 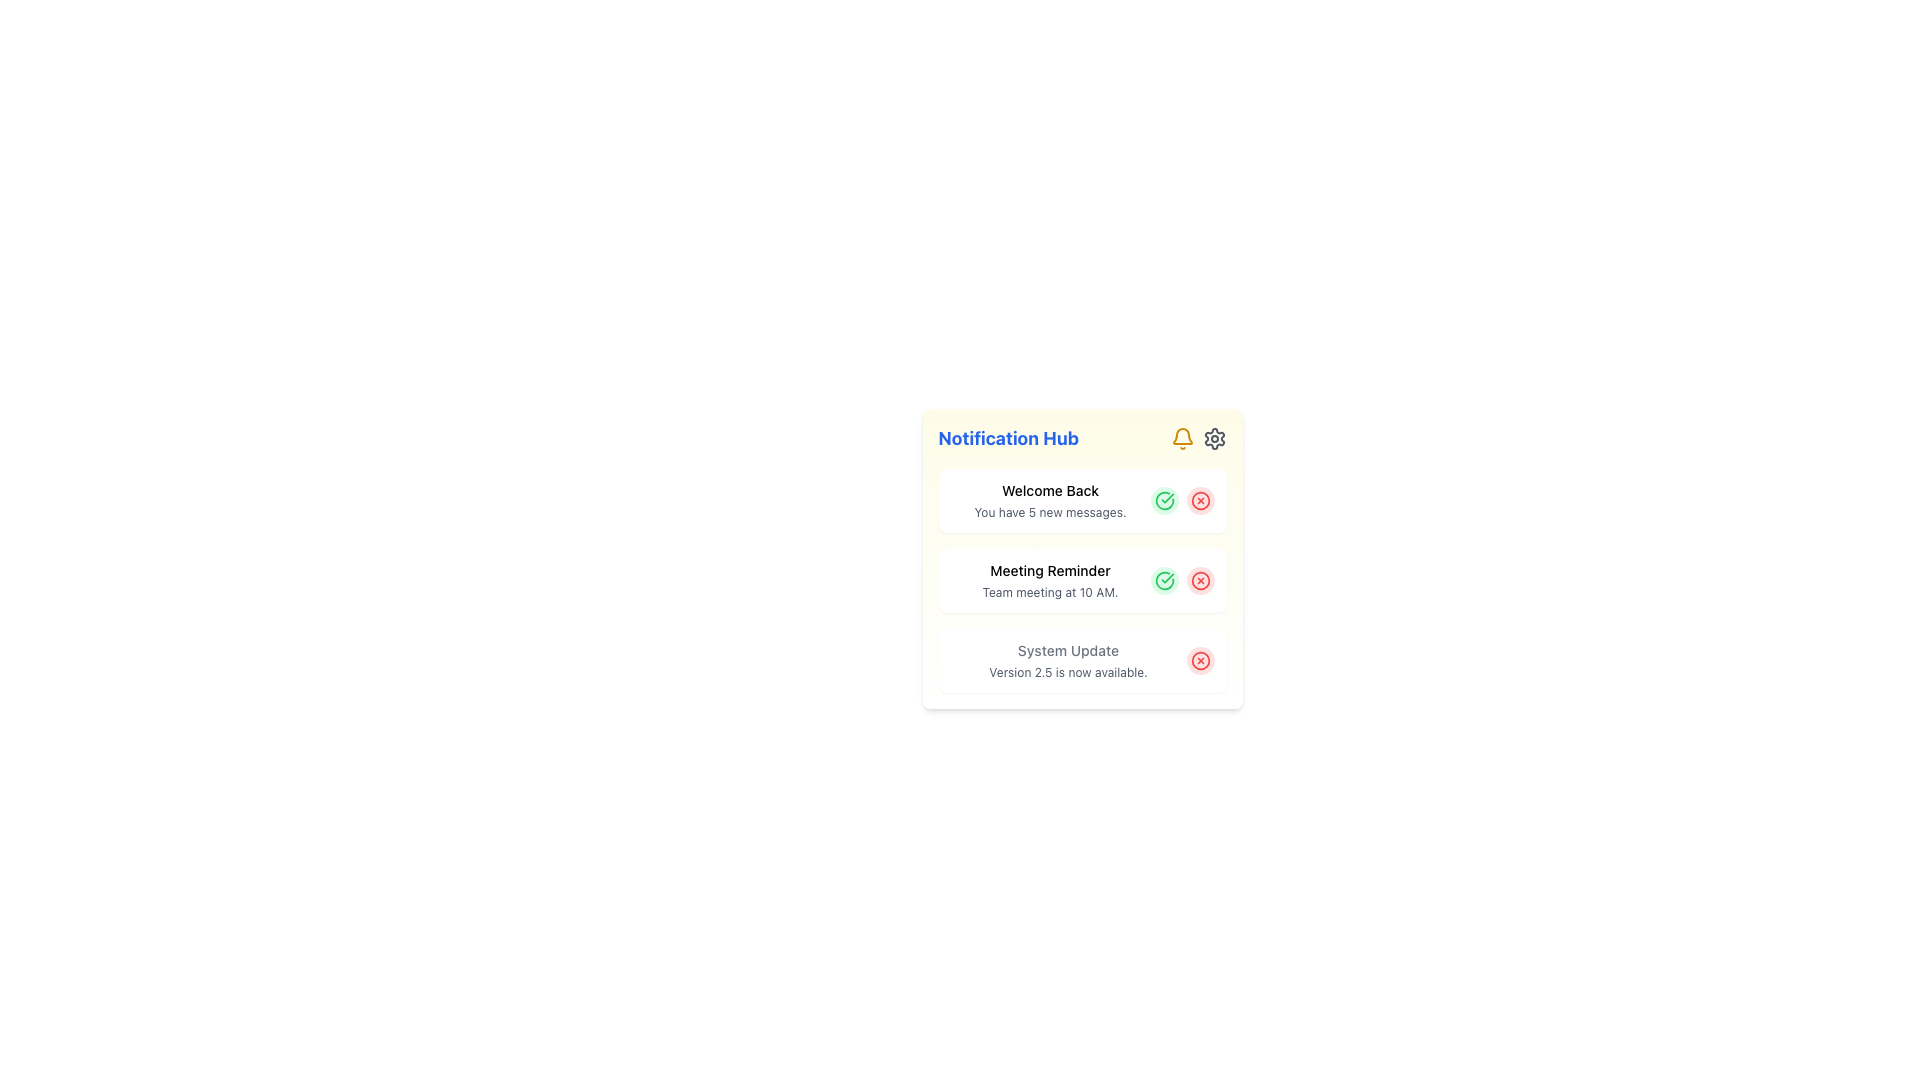 What do you see at coordinates (1049, 500) in the screenshot?
I see `the notification header that greets users with 'Welcome Back' and indicates 'You have 5 new messages.' This element is located in the 'Notification Hub' at the top-right corner of the interface` at bounding box center [1049, 500].